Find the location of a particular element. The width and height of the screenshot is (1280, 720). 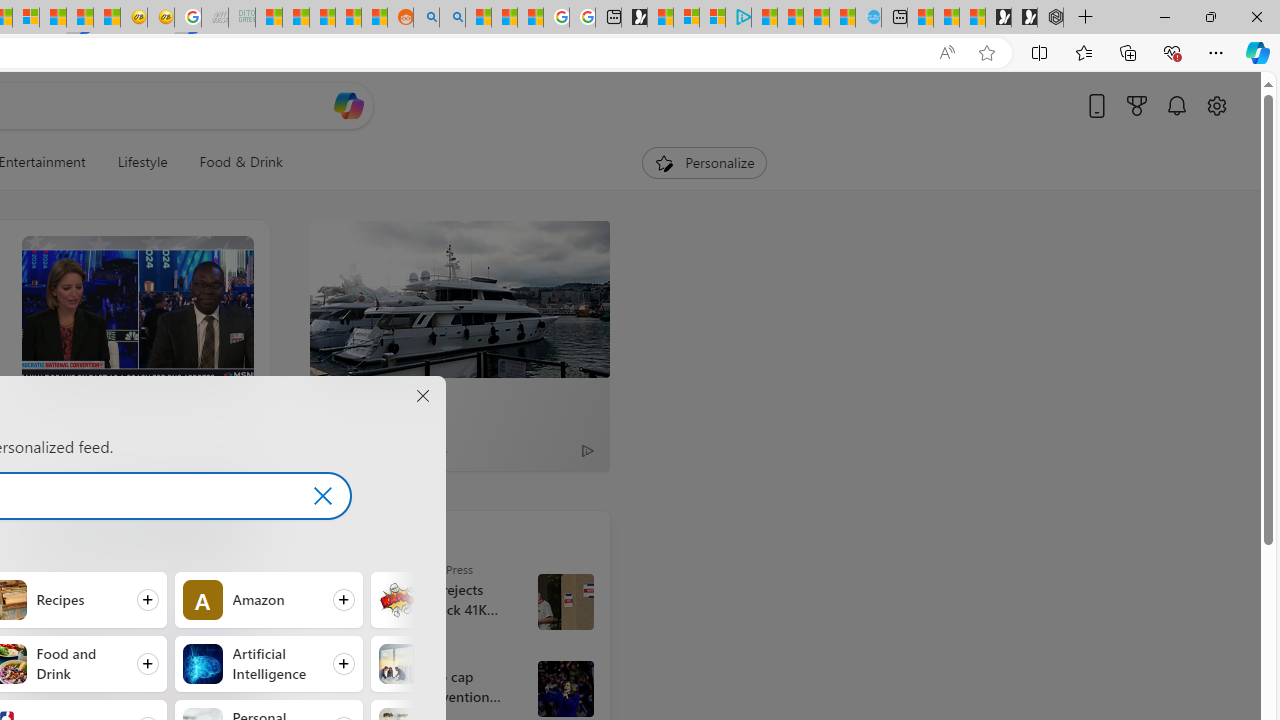

'Personalize' is located at coordinates (704, 162).